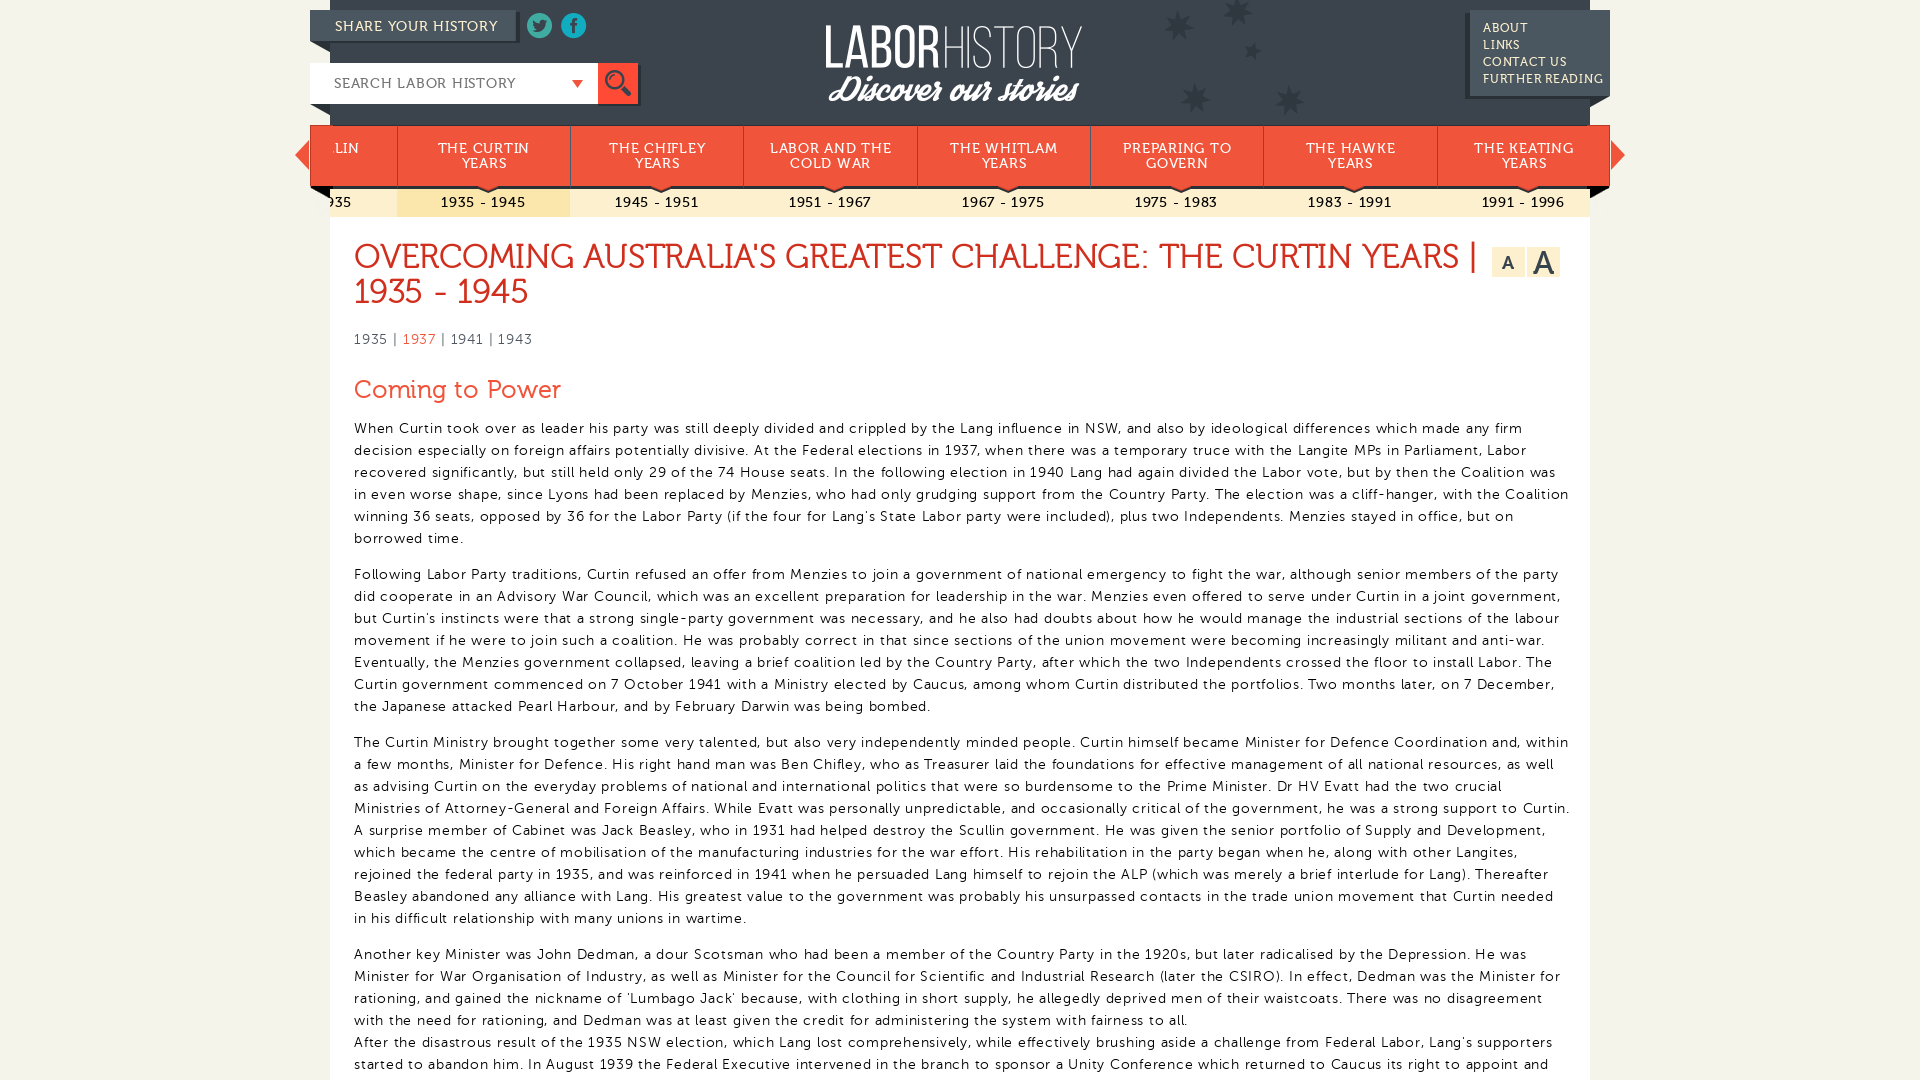 The height and width of the screenshot is (1080, 1920). Describe the element at coordinates (308, 156) in the screenshot. I see `'THE SCULLIN YEARS'` at that location.